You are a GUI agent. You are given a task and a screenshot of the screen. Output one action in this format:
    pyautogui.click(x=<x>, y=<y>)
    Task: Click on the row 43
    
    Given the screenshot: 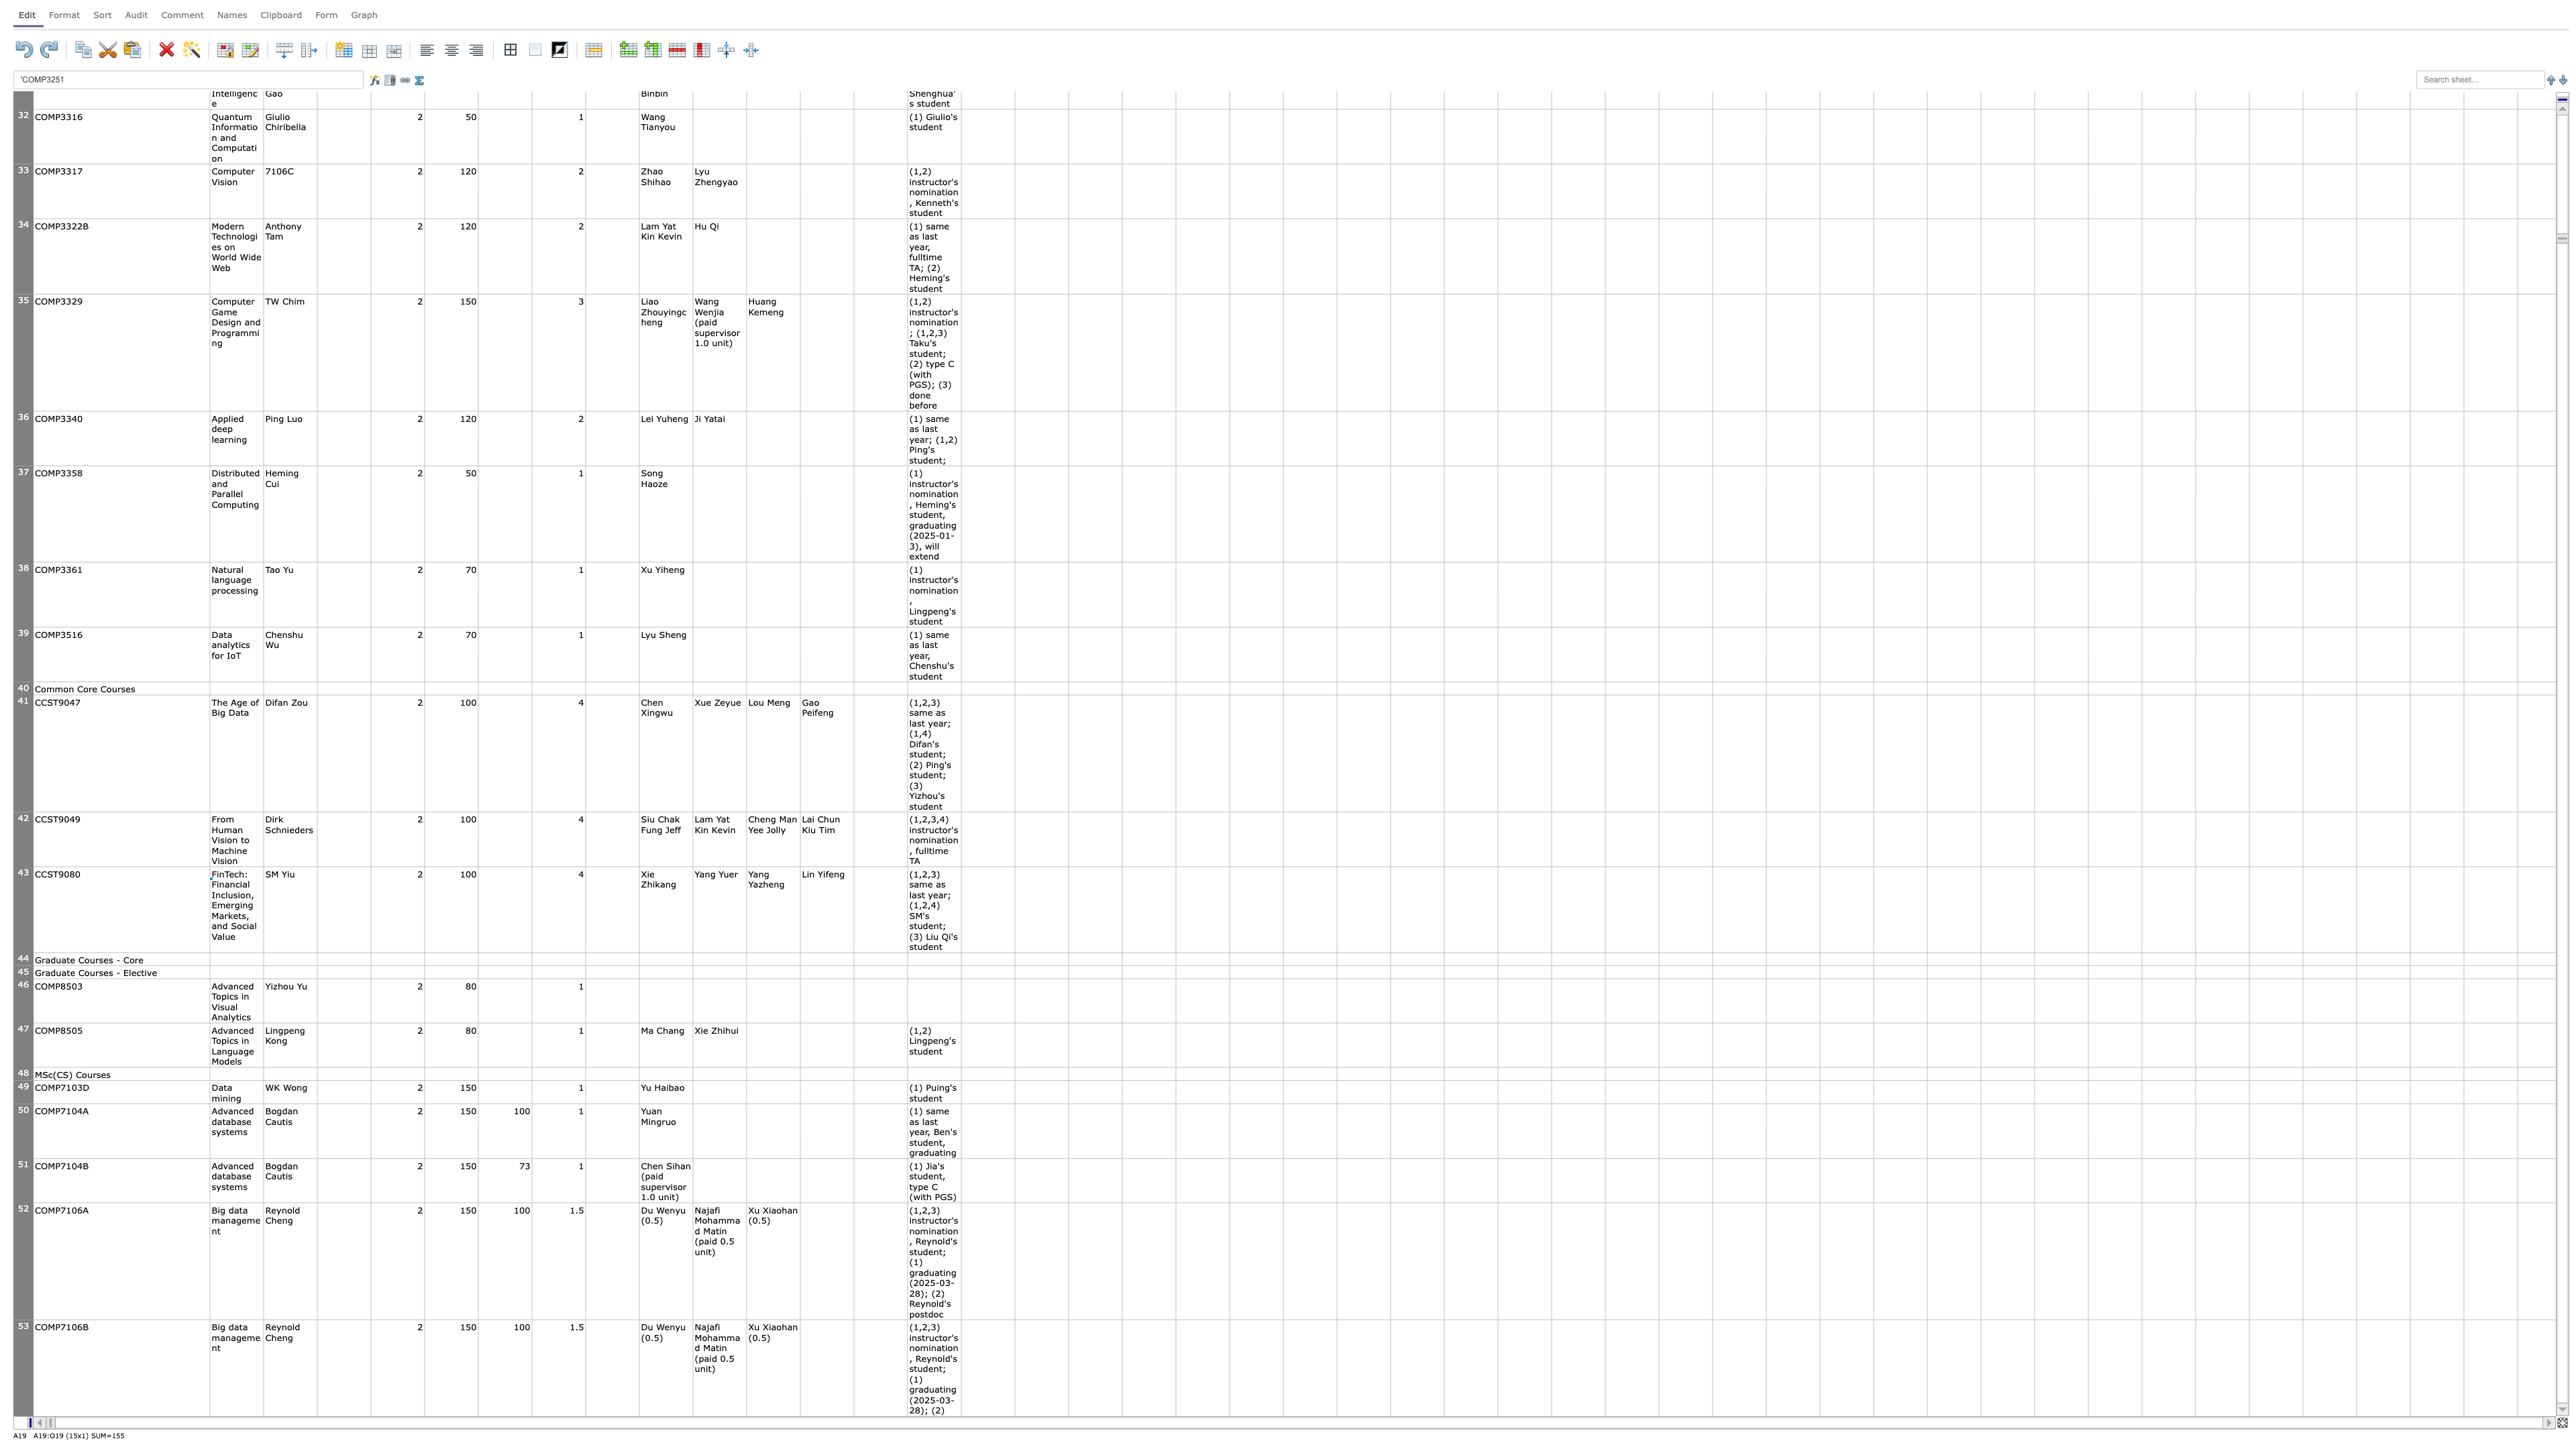 What is the action you would take?
    pyautogui.click(x=23, y=908)
    